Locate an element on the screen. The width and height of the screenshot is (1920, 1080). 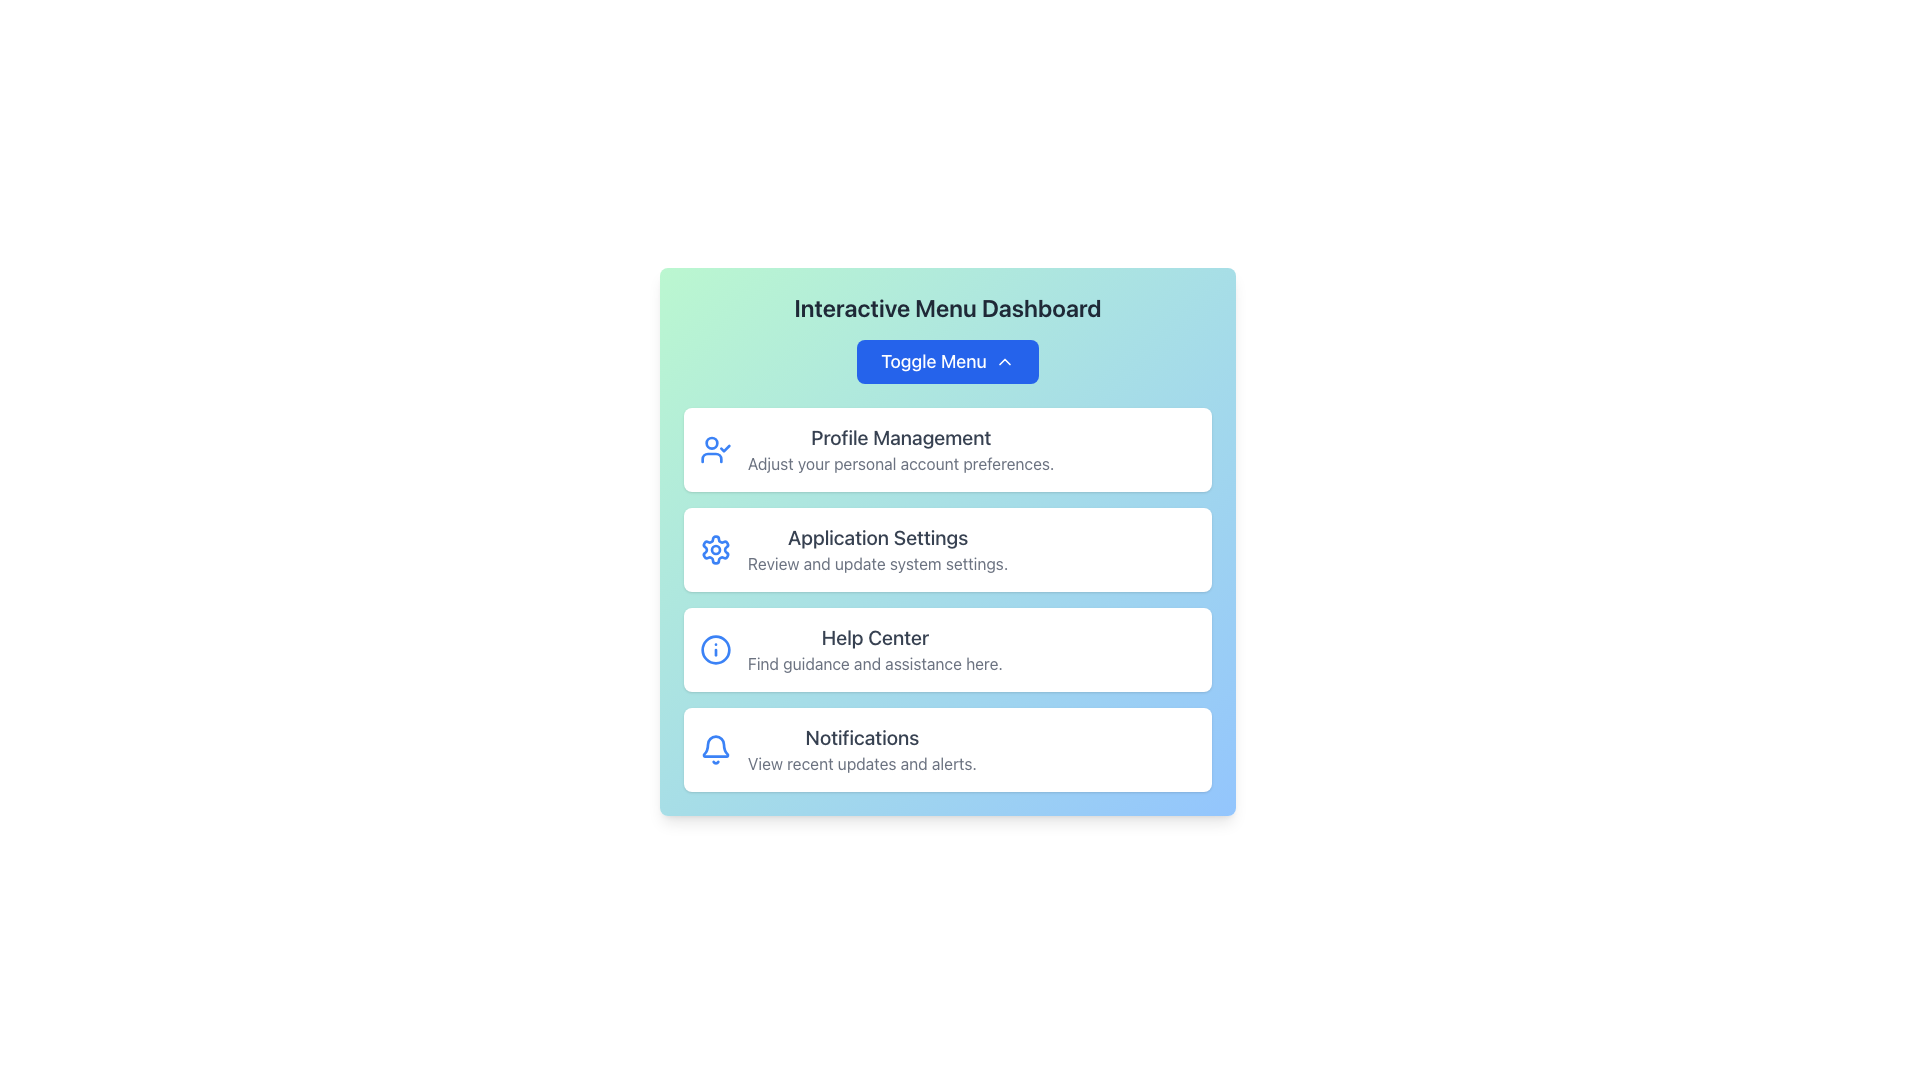
the bell icon representing the 'Notifications' section, which is located to the left of the text 'Notifications' and 'View recent updates and alerts.' is located at coordinates (715, 749).